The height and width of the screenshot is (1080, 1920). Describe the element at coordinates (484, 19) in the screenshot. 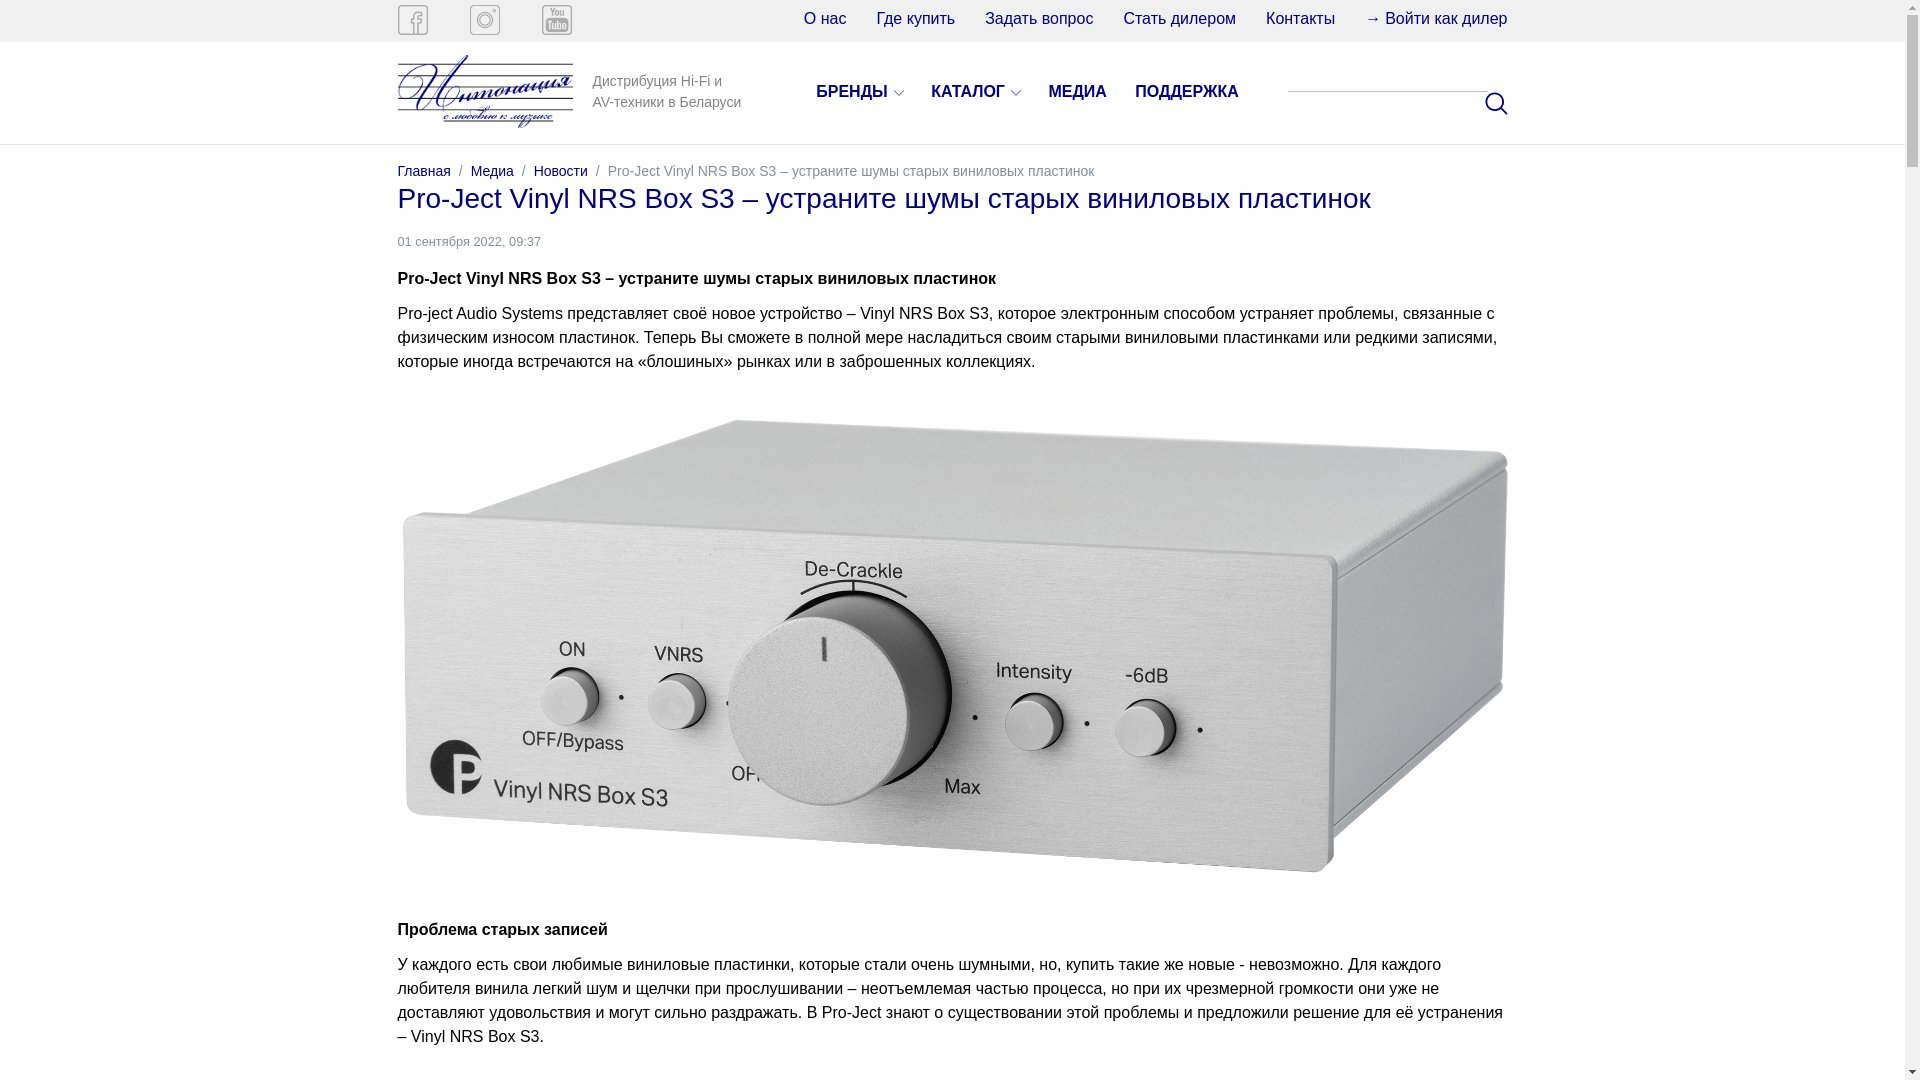

I see `'Instagram'` at that location.